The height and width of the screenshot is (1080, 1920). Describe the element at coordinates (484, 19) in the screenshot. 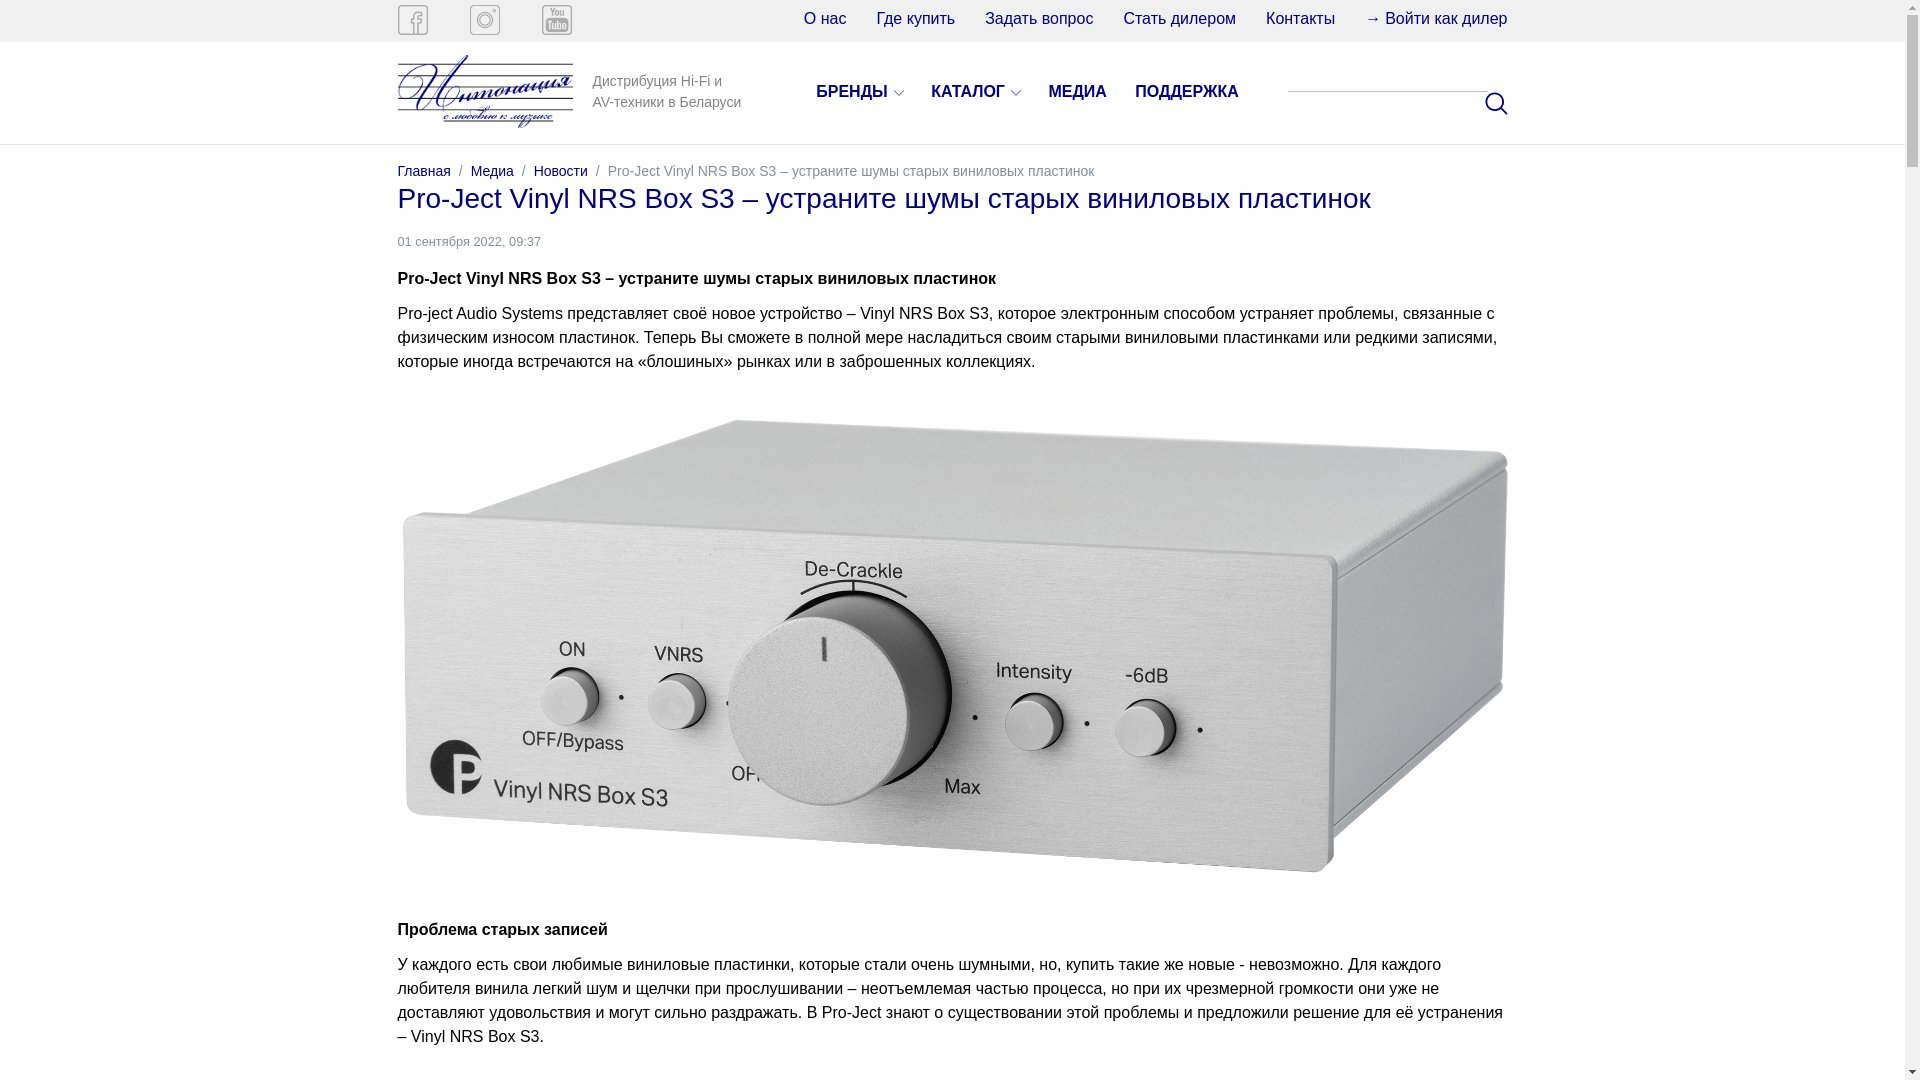

I see `'Instagram'` at that location.